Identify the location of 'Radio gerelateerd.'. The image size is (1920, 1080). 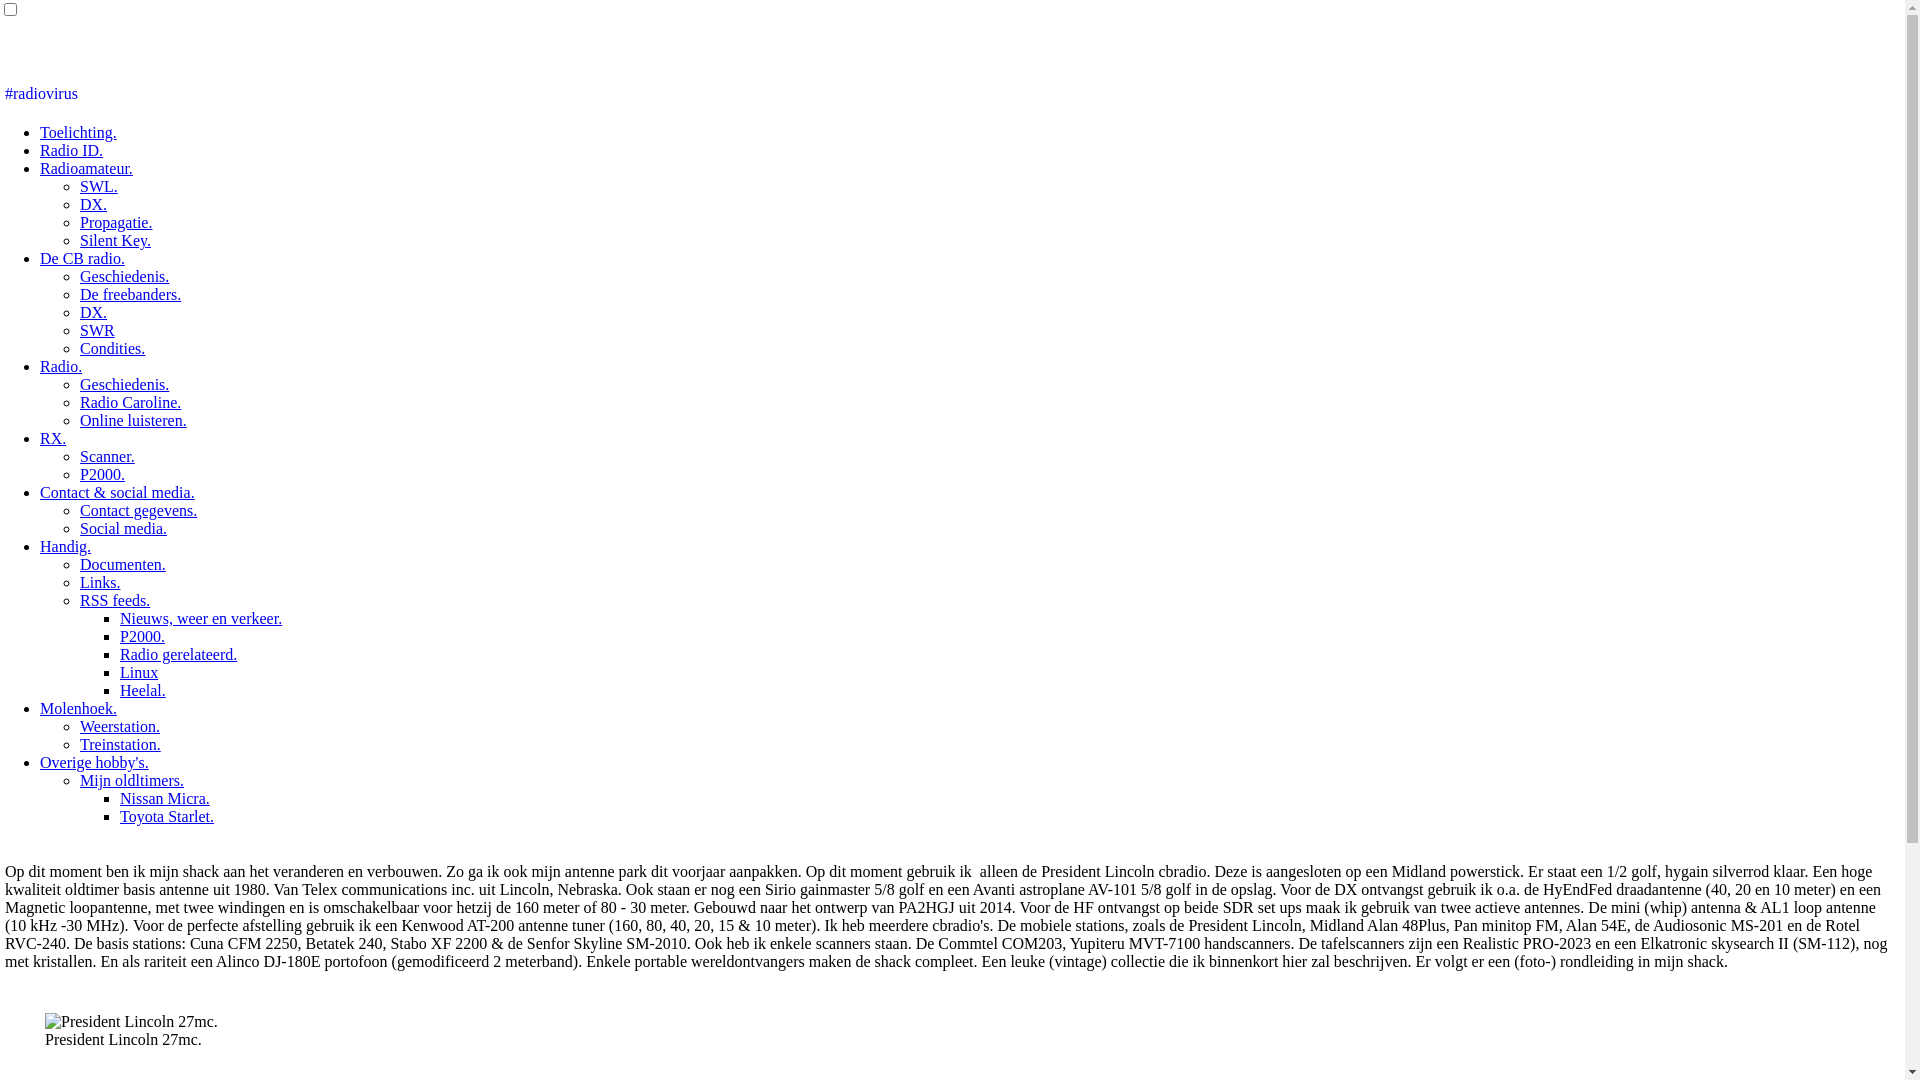
(178, 654).